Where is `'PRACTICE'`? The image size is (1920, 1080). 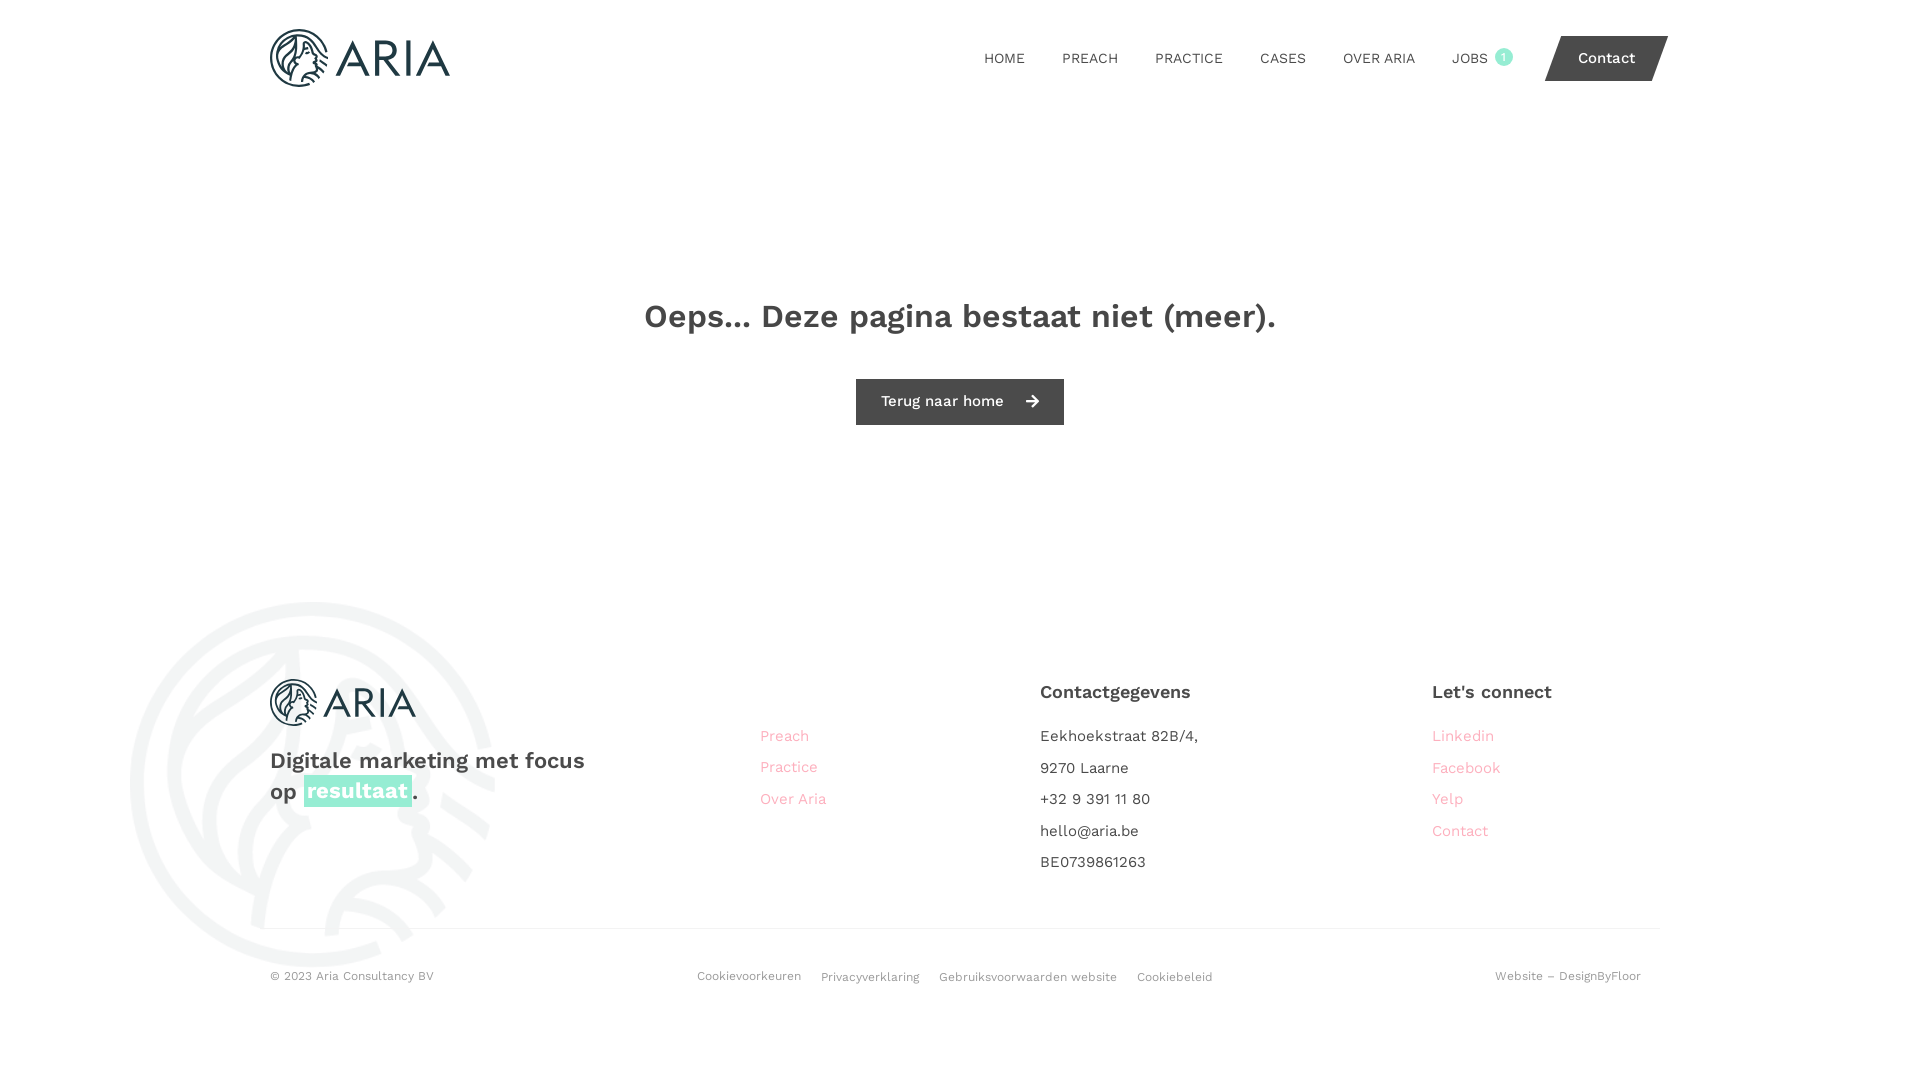 'PRACTICE' is located at coordinates (1189, 56).